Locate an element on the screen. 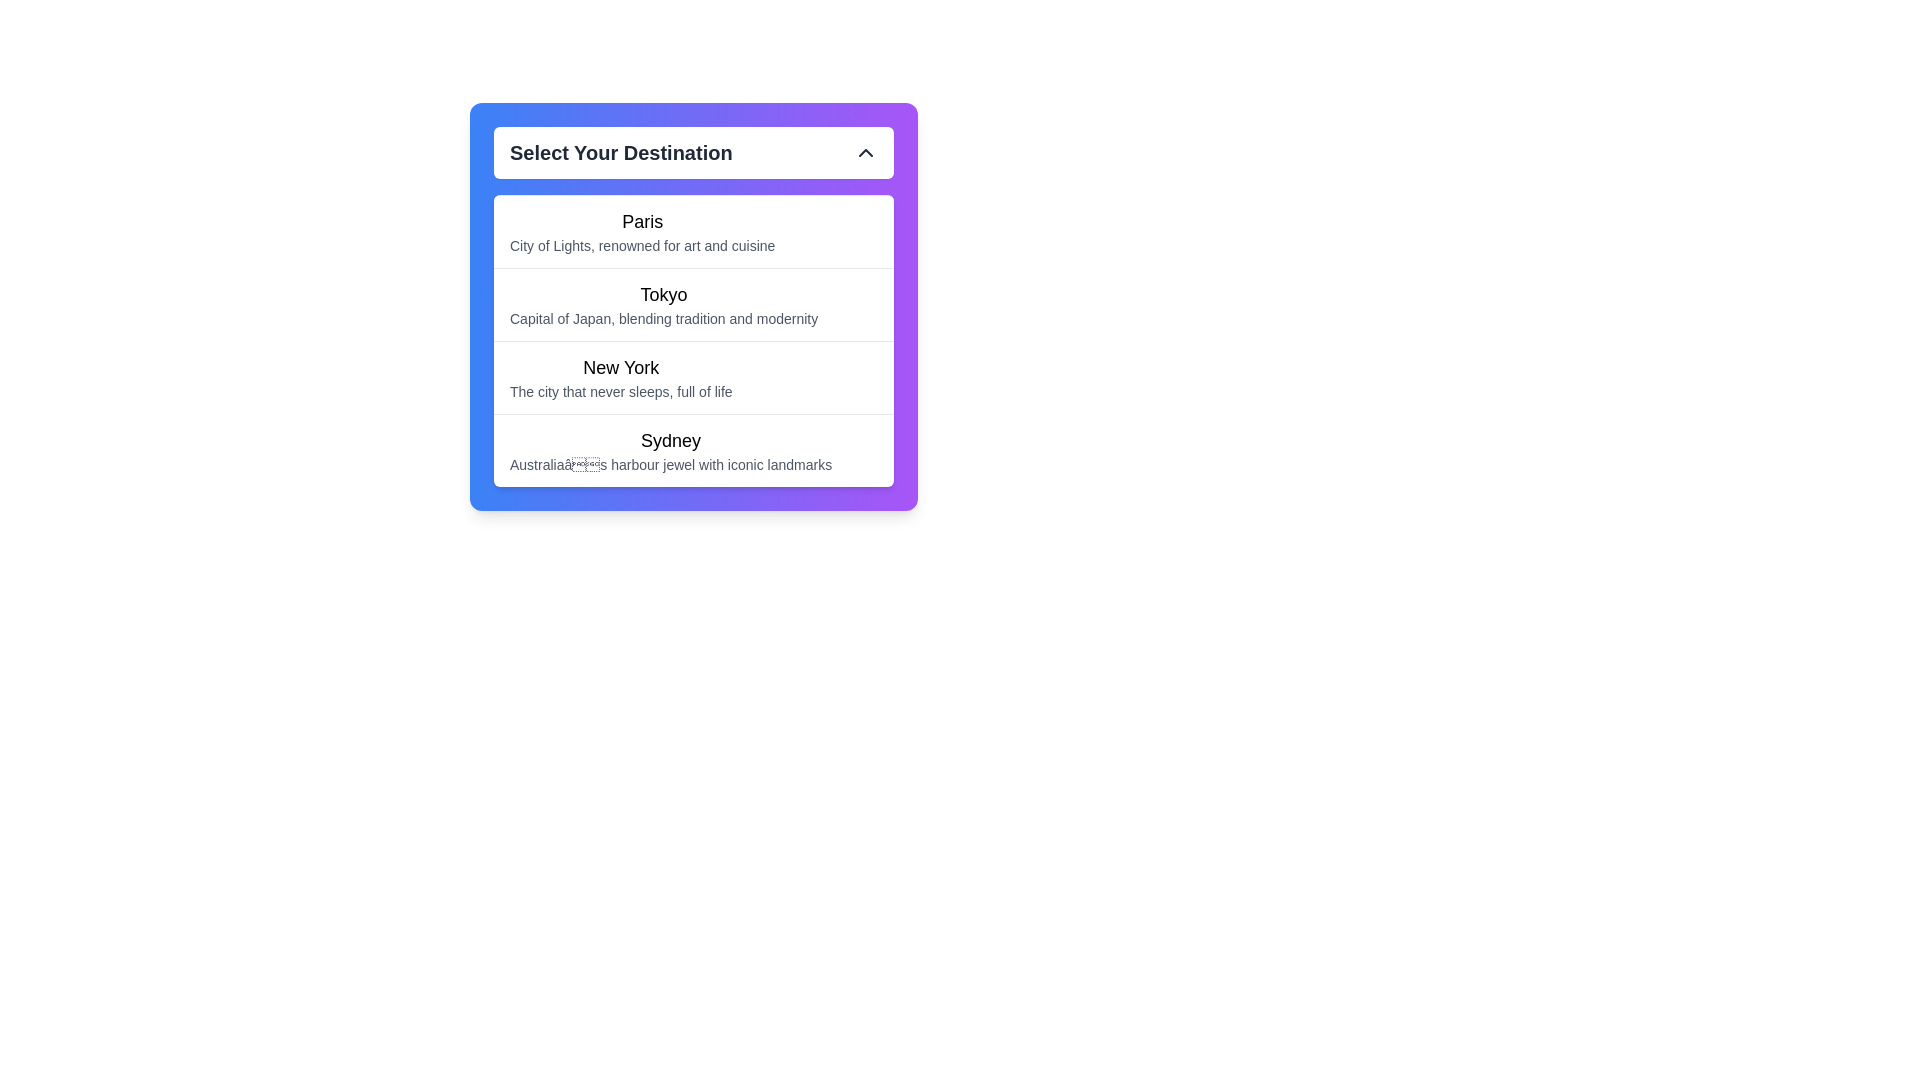 The width and height of the screenshot is (1920, 1080). the text label displaying 'Paris', which is bold and larger than the subtitle, located at the top of the dropdown content area is located at coordinates (642, 222).